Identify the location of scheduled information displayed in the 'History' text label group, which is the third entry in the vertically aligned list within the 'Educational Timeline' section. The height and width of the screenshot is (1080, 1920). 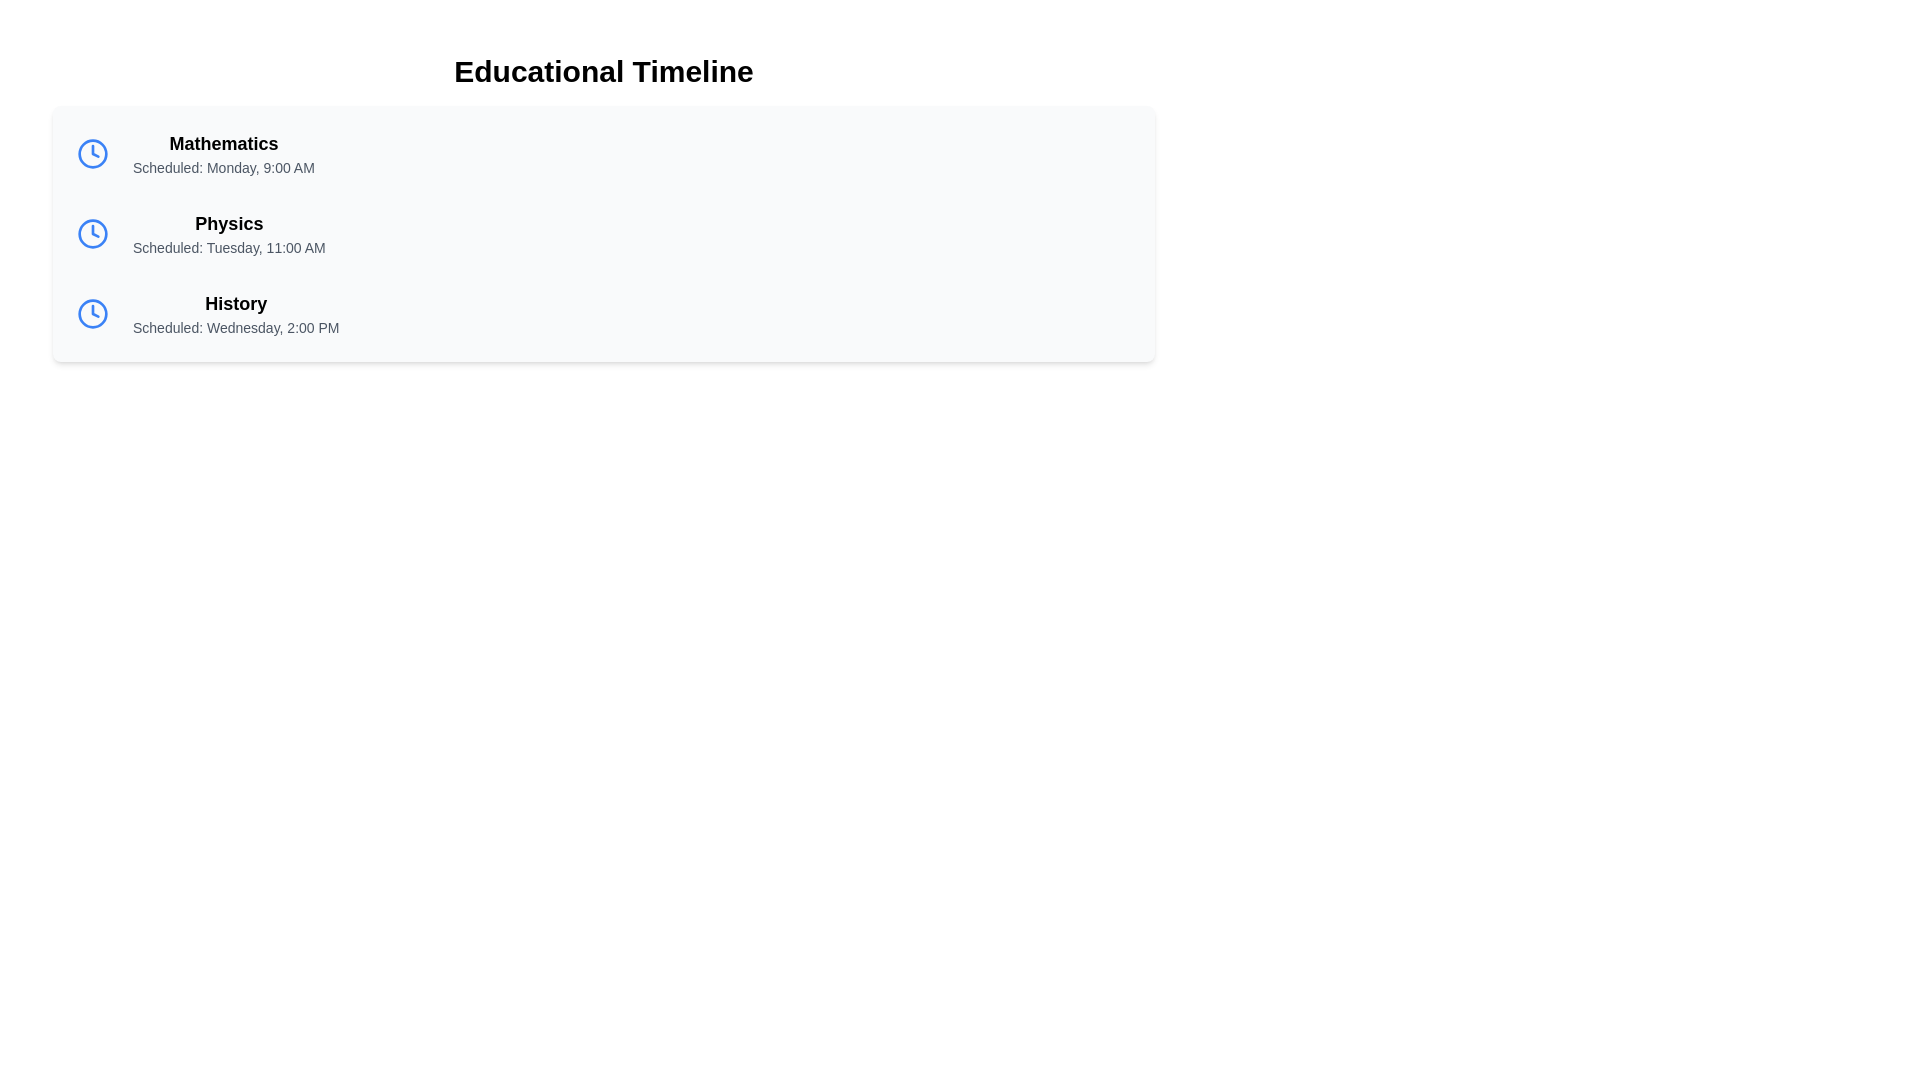
(236, 313).